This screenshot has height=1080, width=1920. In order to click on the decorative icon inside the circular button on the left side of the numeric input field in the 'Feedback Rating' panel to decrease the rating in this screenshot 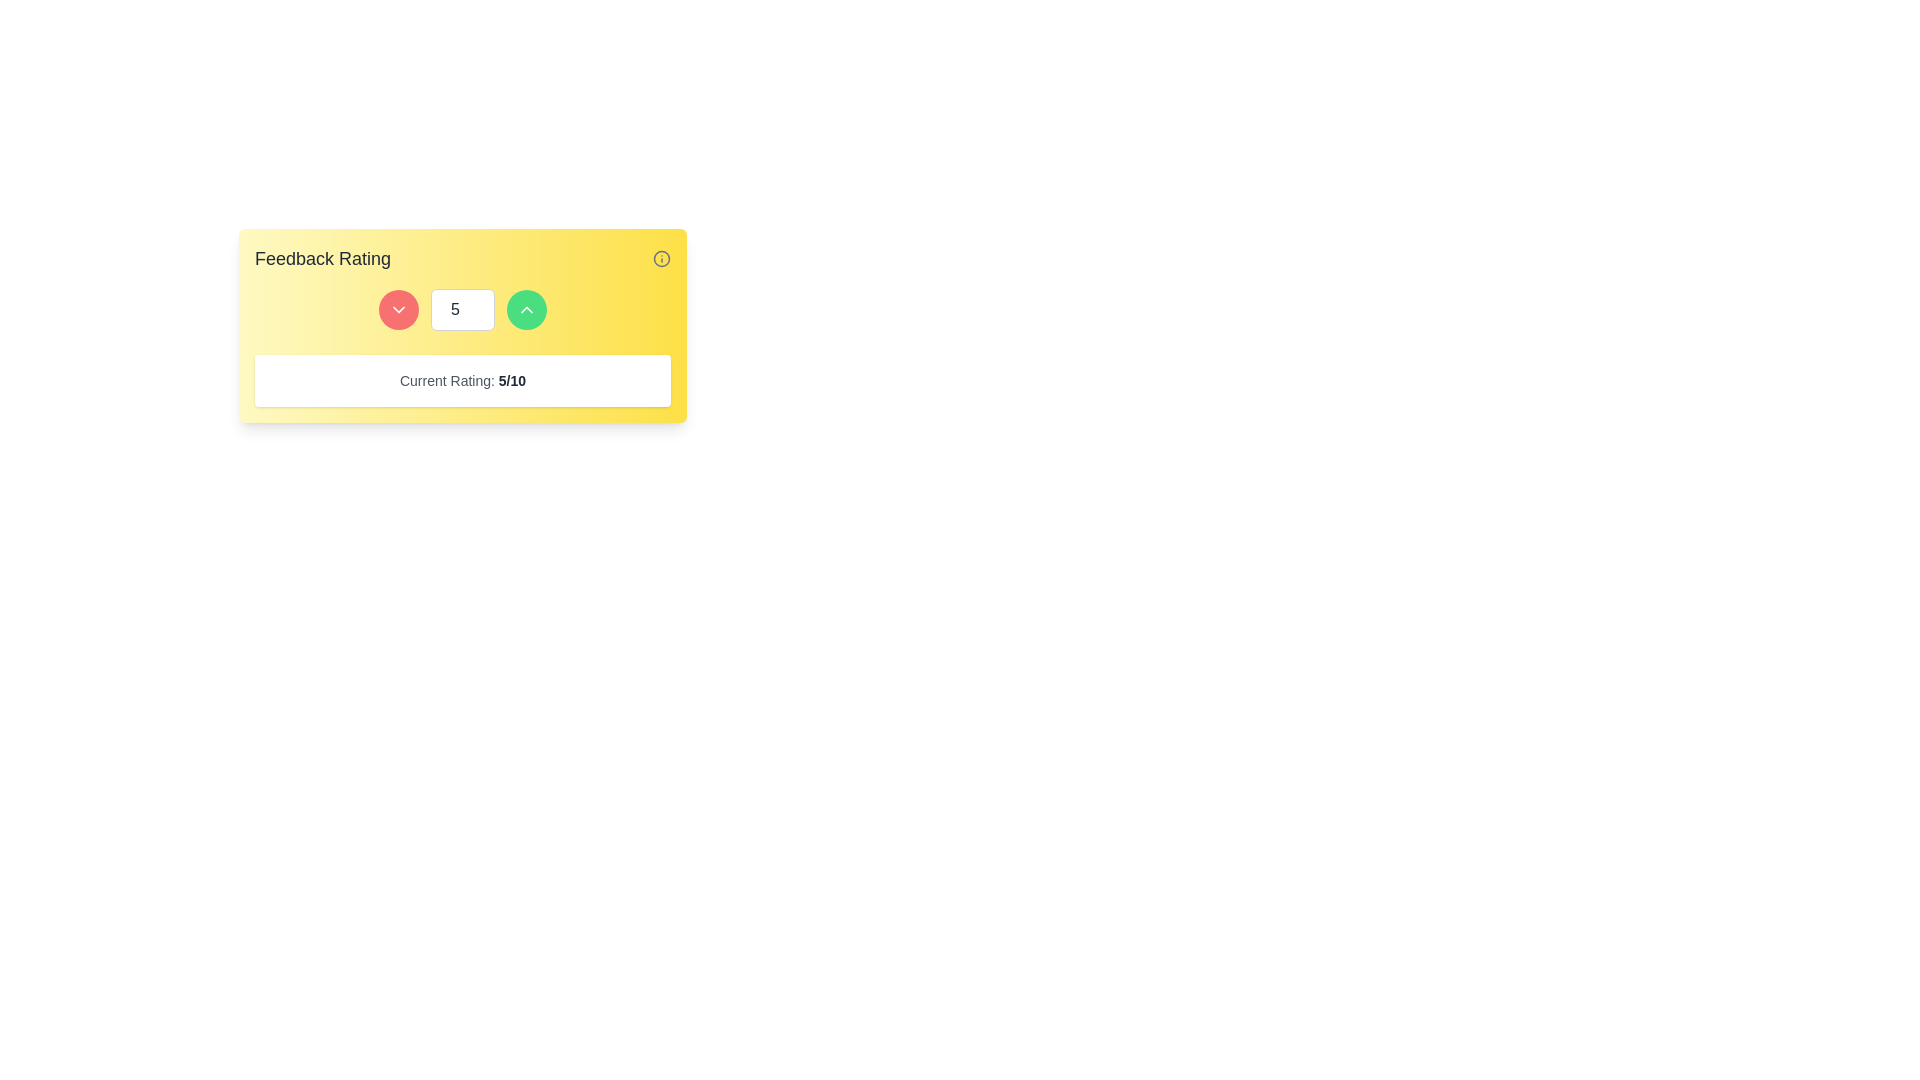, I will do `click(398, 309)`.